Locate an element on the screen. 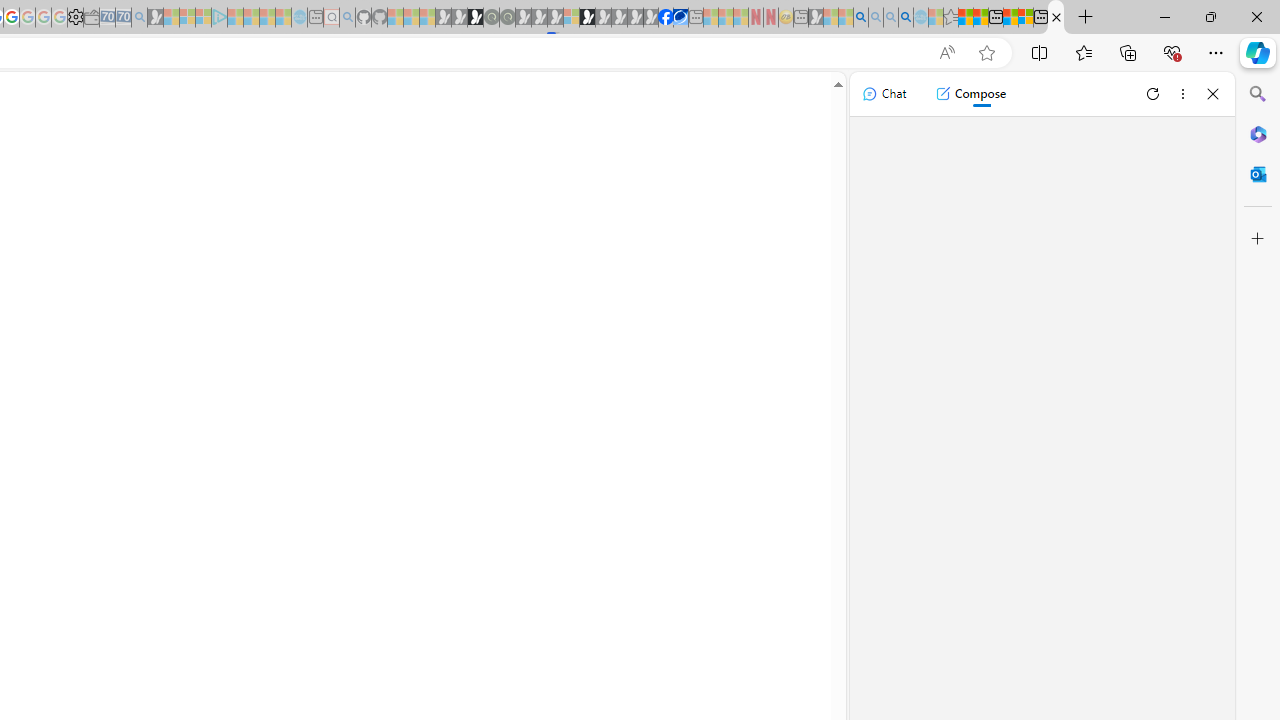 The height and width of the screenshot is (720, 1280). 'Aberdeen, Hong Kong SAR weather forecast | Microsoft Weather' is located at coordinates (981, 17).